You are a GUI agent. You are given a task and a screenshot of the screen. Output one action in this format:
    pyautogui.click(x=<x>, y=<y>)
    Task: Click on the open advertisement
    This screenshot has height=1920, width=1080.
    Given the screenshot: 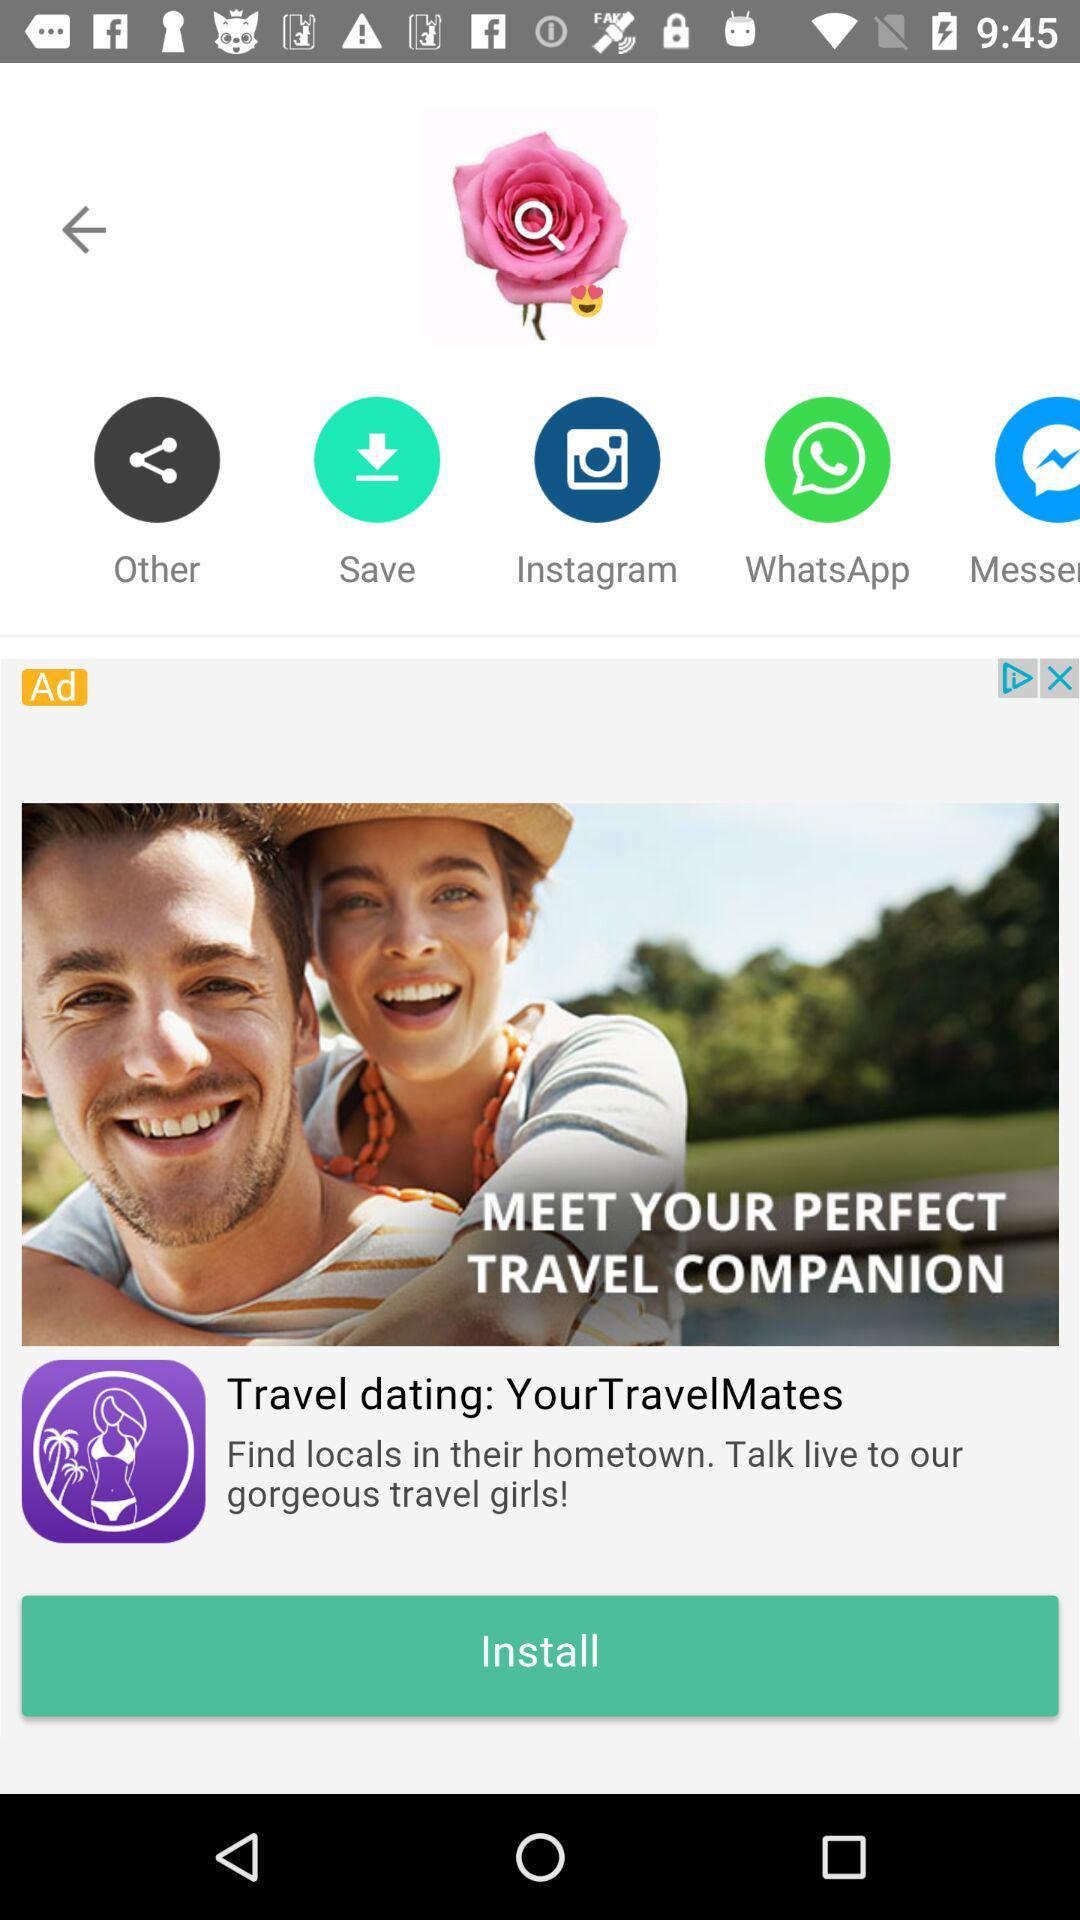 What is the action you would take?
    pyautogui.click(x=540, y=1197)
    